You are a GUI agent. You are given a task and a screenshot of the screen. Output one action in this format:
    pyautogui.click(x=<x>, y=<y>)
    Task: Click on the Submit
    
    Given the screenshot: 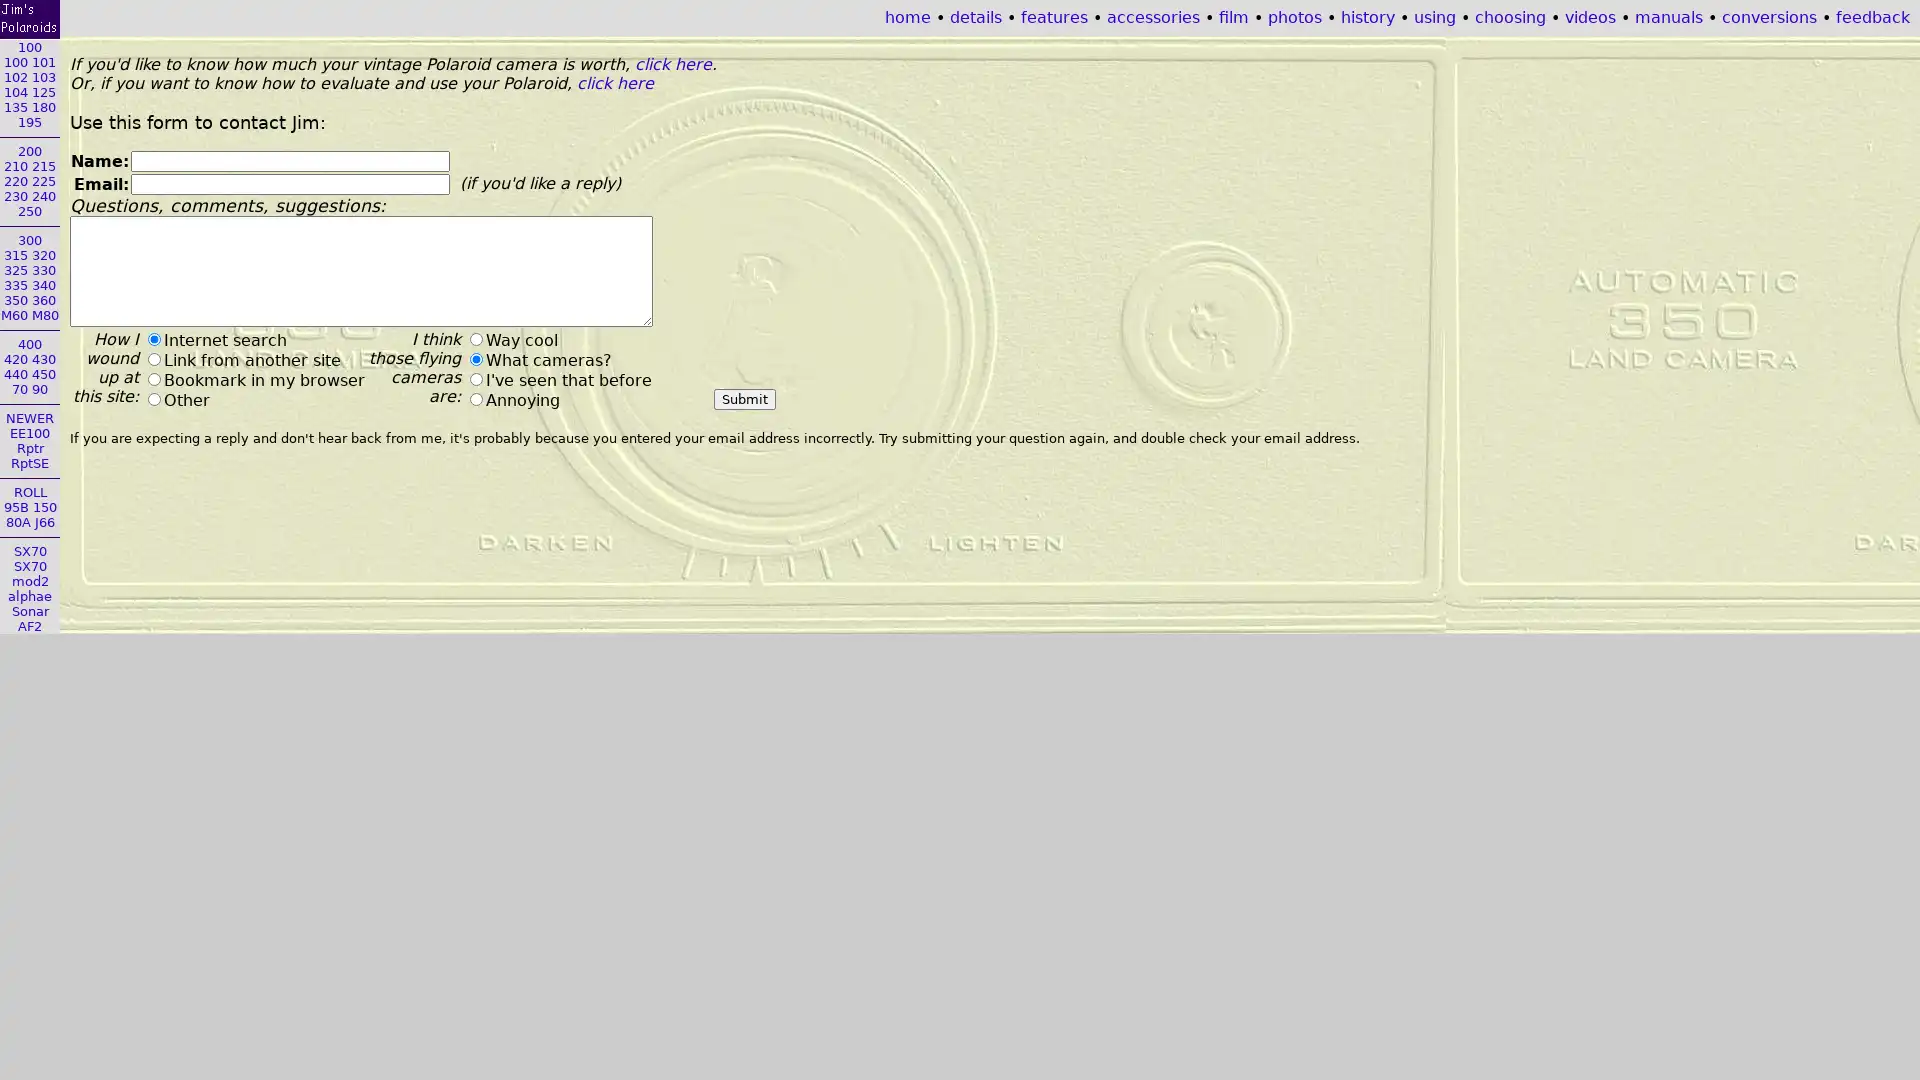 What is the action you would take?
    pyautogui.click(x=743, y=399)
    